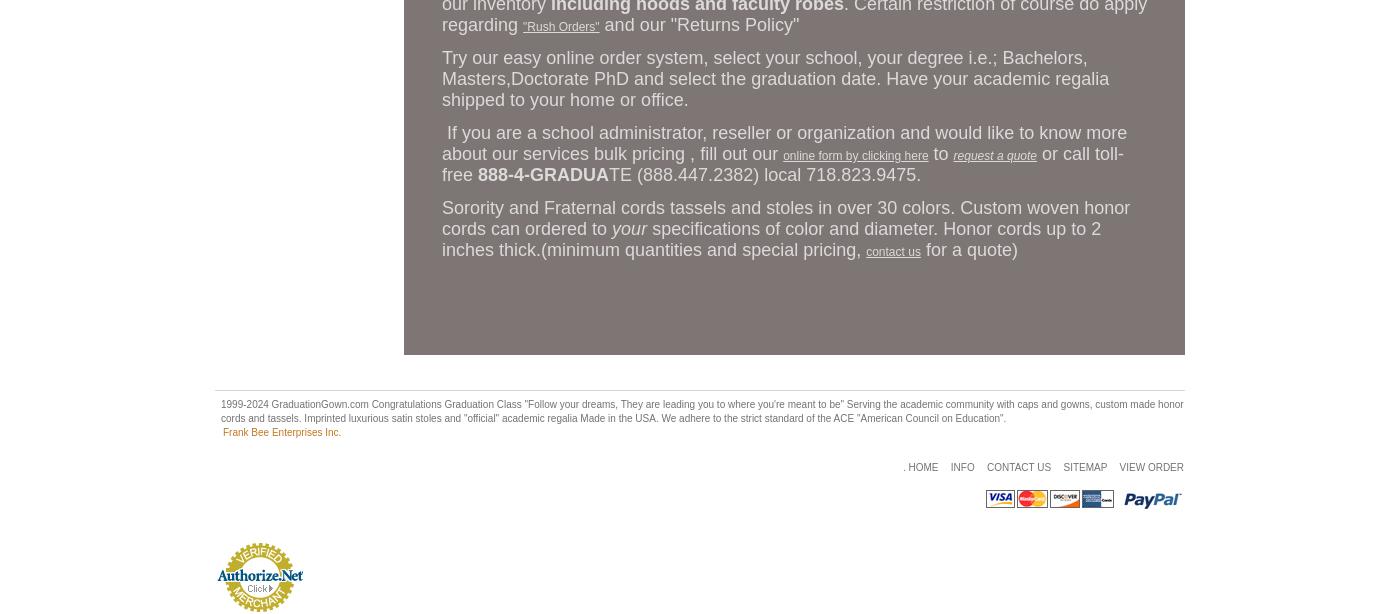 The image size is (1400, 614). What do you see at coordinates (1019, 466) in the screenshot?
I see `'Contact Us'` at bounding box center [1019, 466].